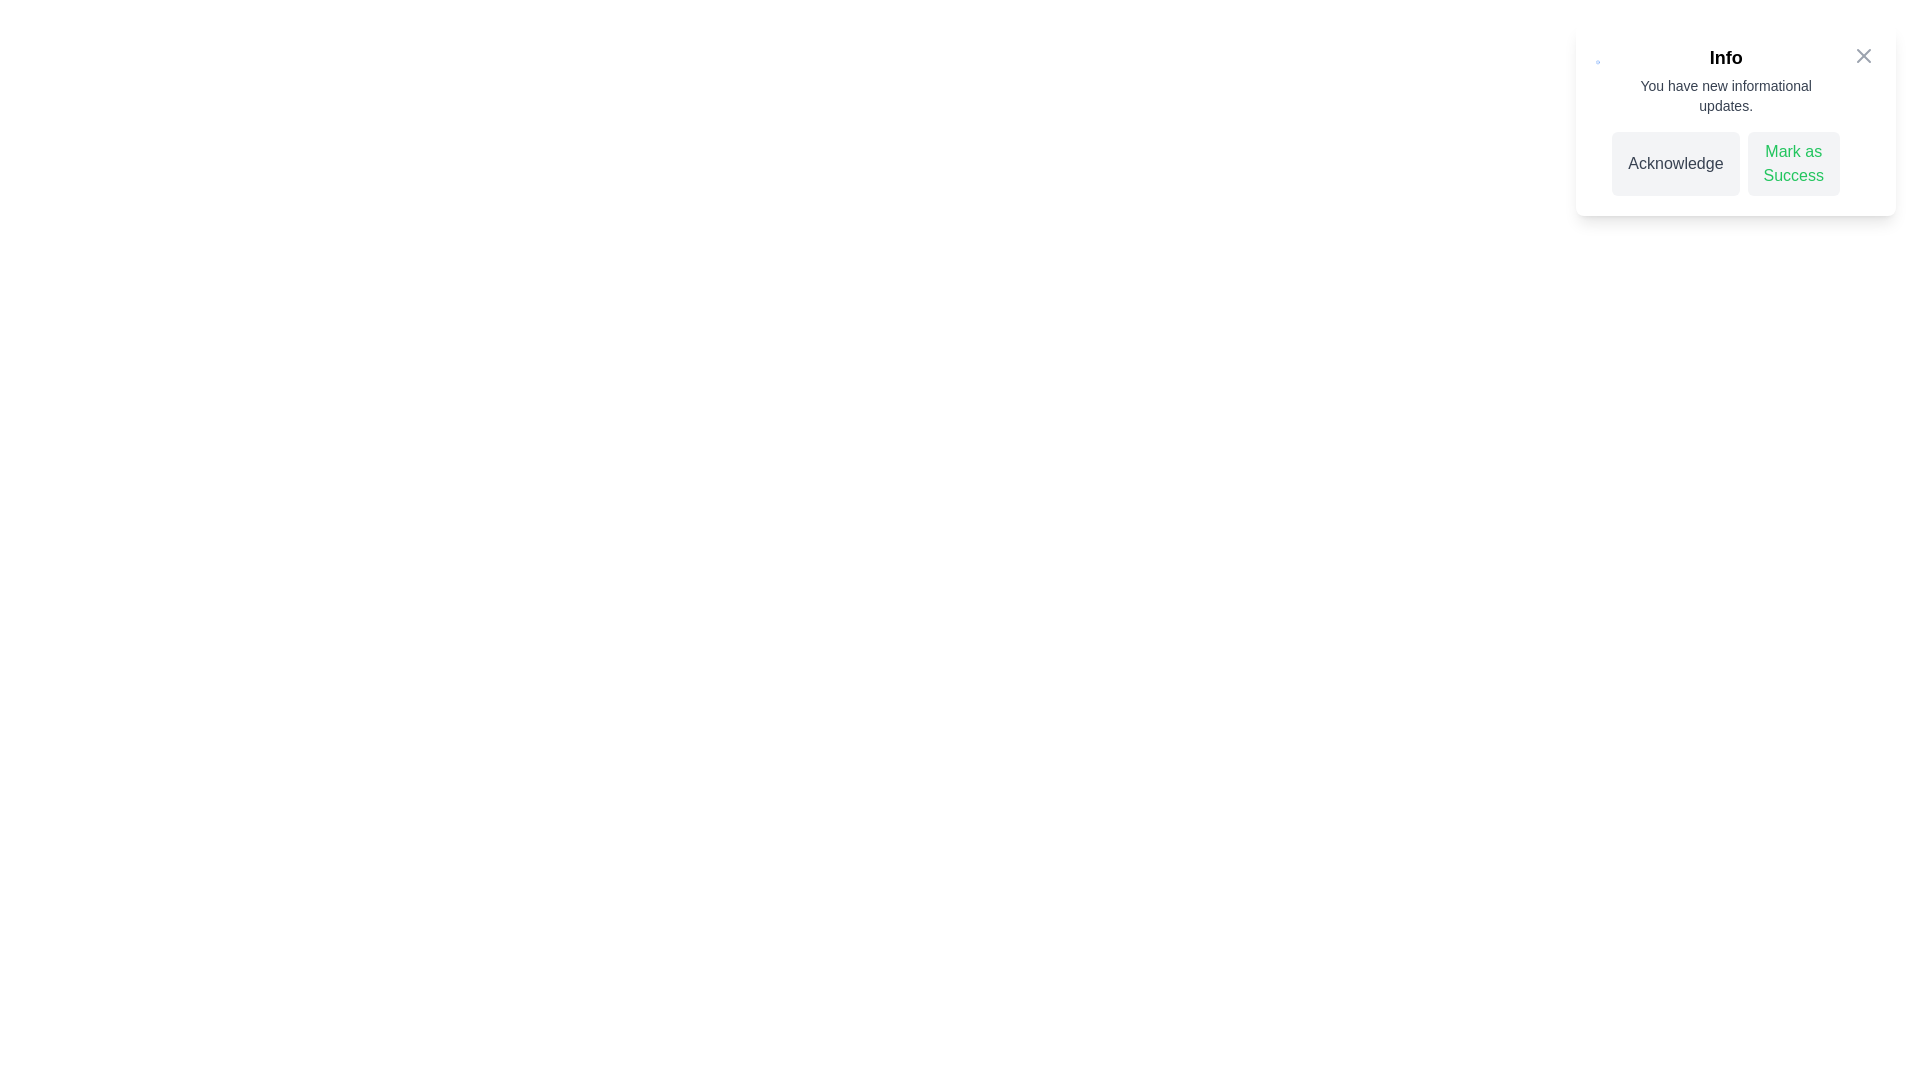  What do you see at coordinates (1675, 163) in the screenshot?
I see `the 'Acknowledge' button to acknowledge the notification` at bounding box center [1675, 163].